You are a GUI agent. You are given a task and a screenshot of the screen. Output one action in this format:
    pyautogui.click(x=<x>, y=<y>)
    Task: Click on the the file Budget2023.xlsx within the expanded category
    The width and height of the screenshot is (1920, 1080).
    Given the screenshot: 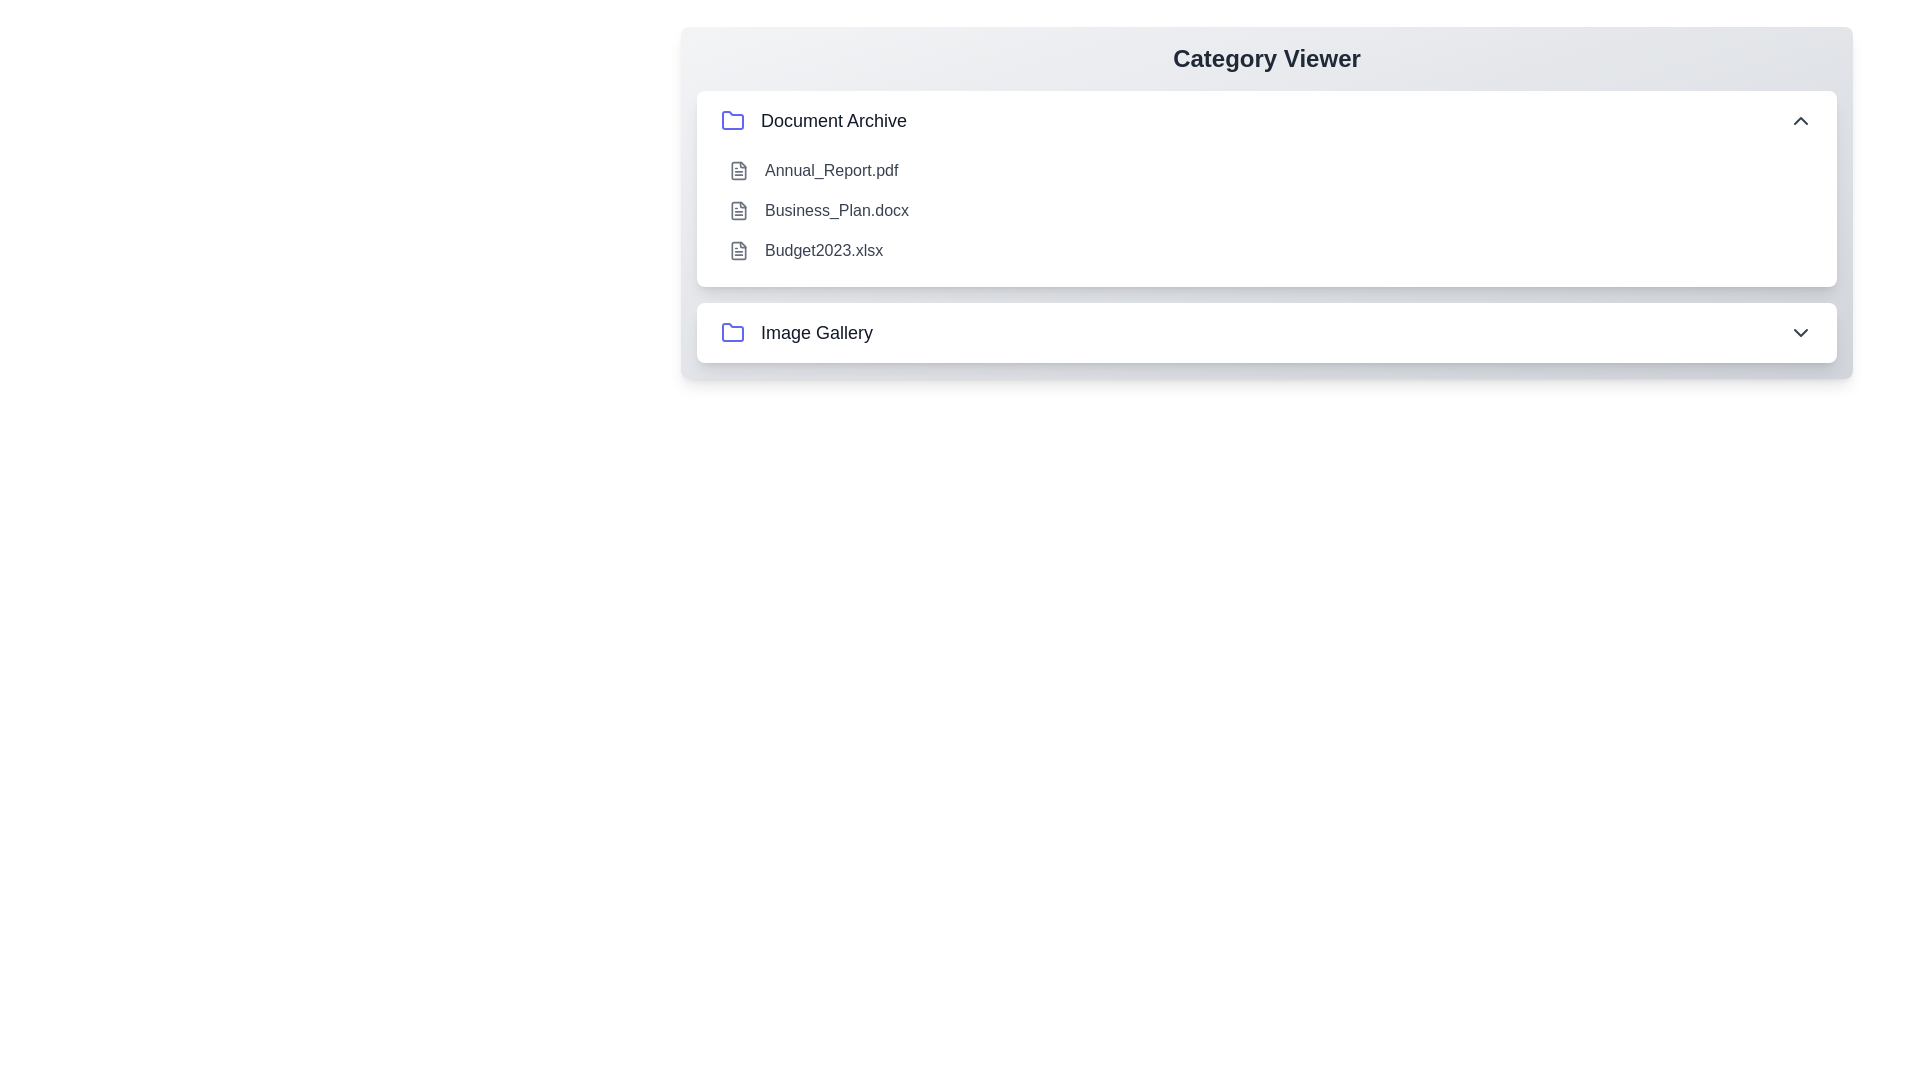 What is the action you would take?
    pyautogui.click(x=738, y=249)
    